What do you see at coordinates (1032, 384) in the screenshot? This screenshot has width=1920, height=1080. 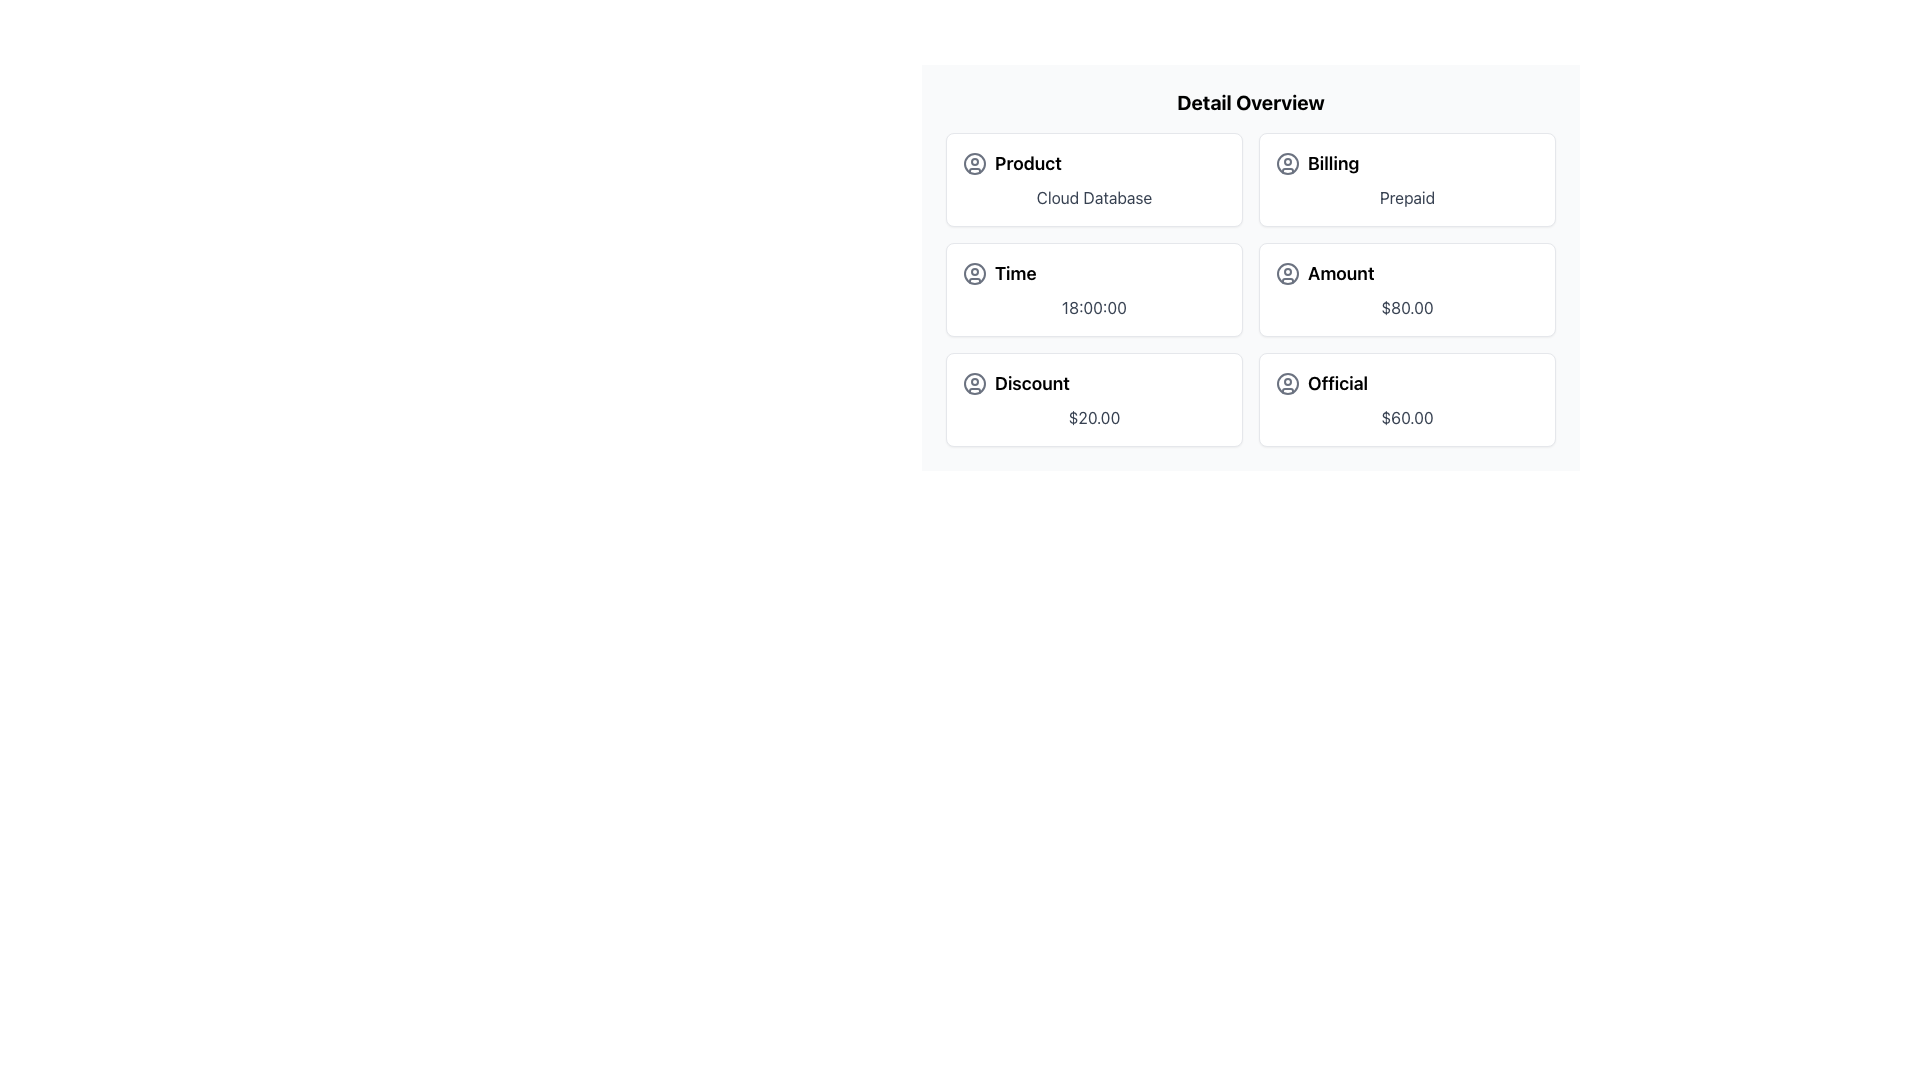 I see `the text label 'Discount' which serves as a header for associated content, located` at bounding box center [1032, 384].